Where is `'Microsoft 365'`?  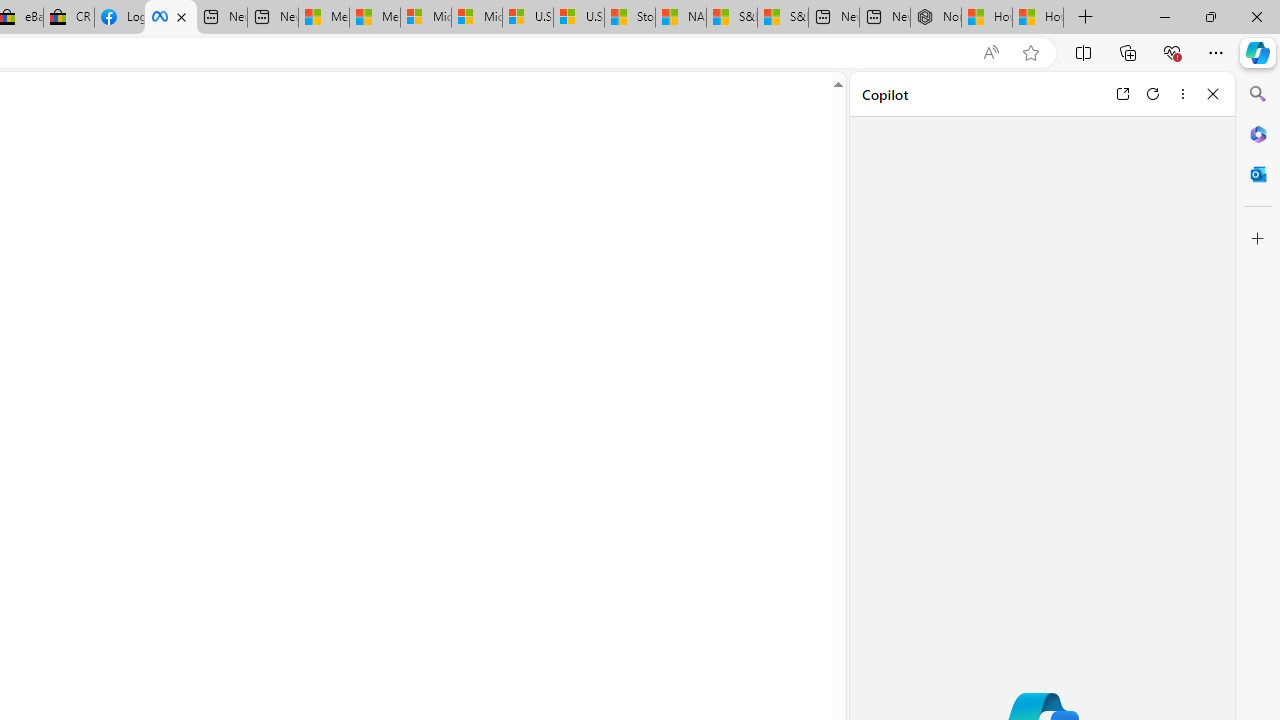
'Microsoft 365' is located at coordinates (1257, 133).